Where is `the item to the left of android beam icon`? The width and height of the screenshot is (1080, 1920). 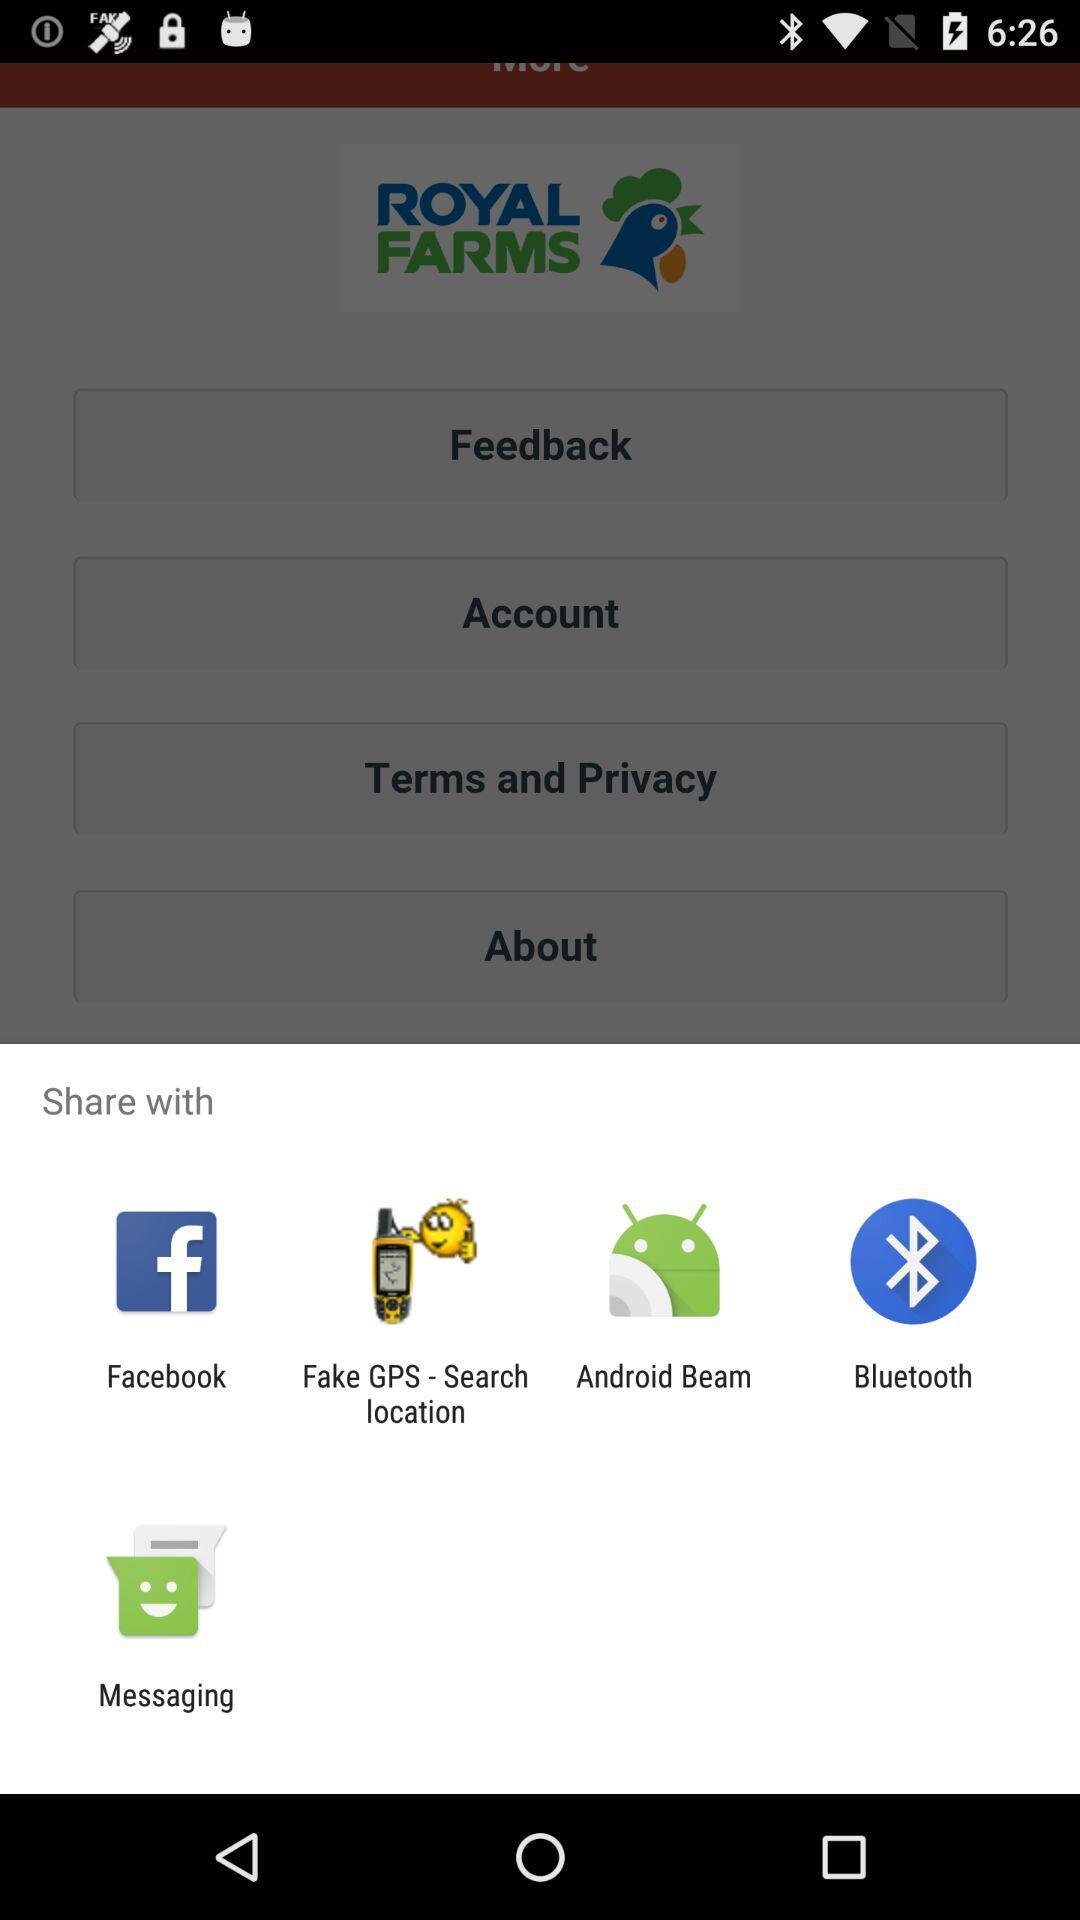 the item to the left of android beam icon is located at coordinates (414, 1392).